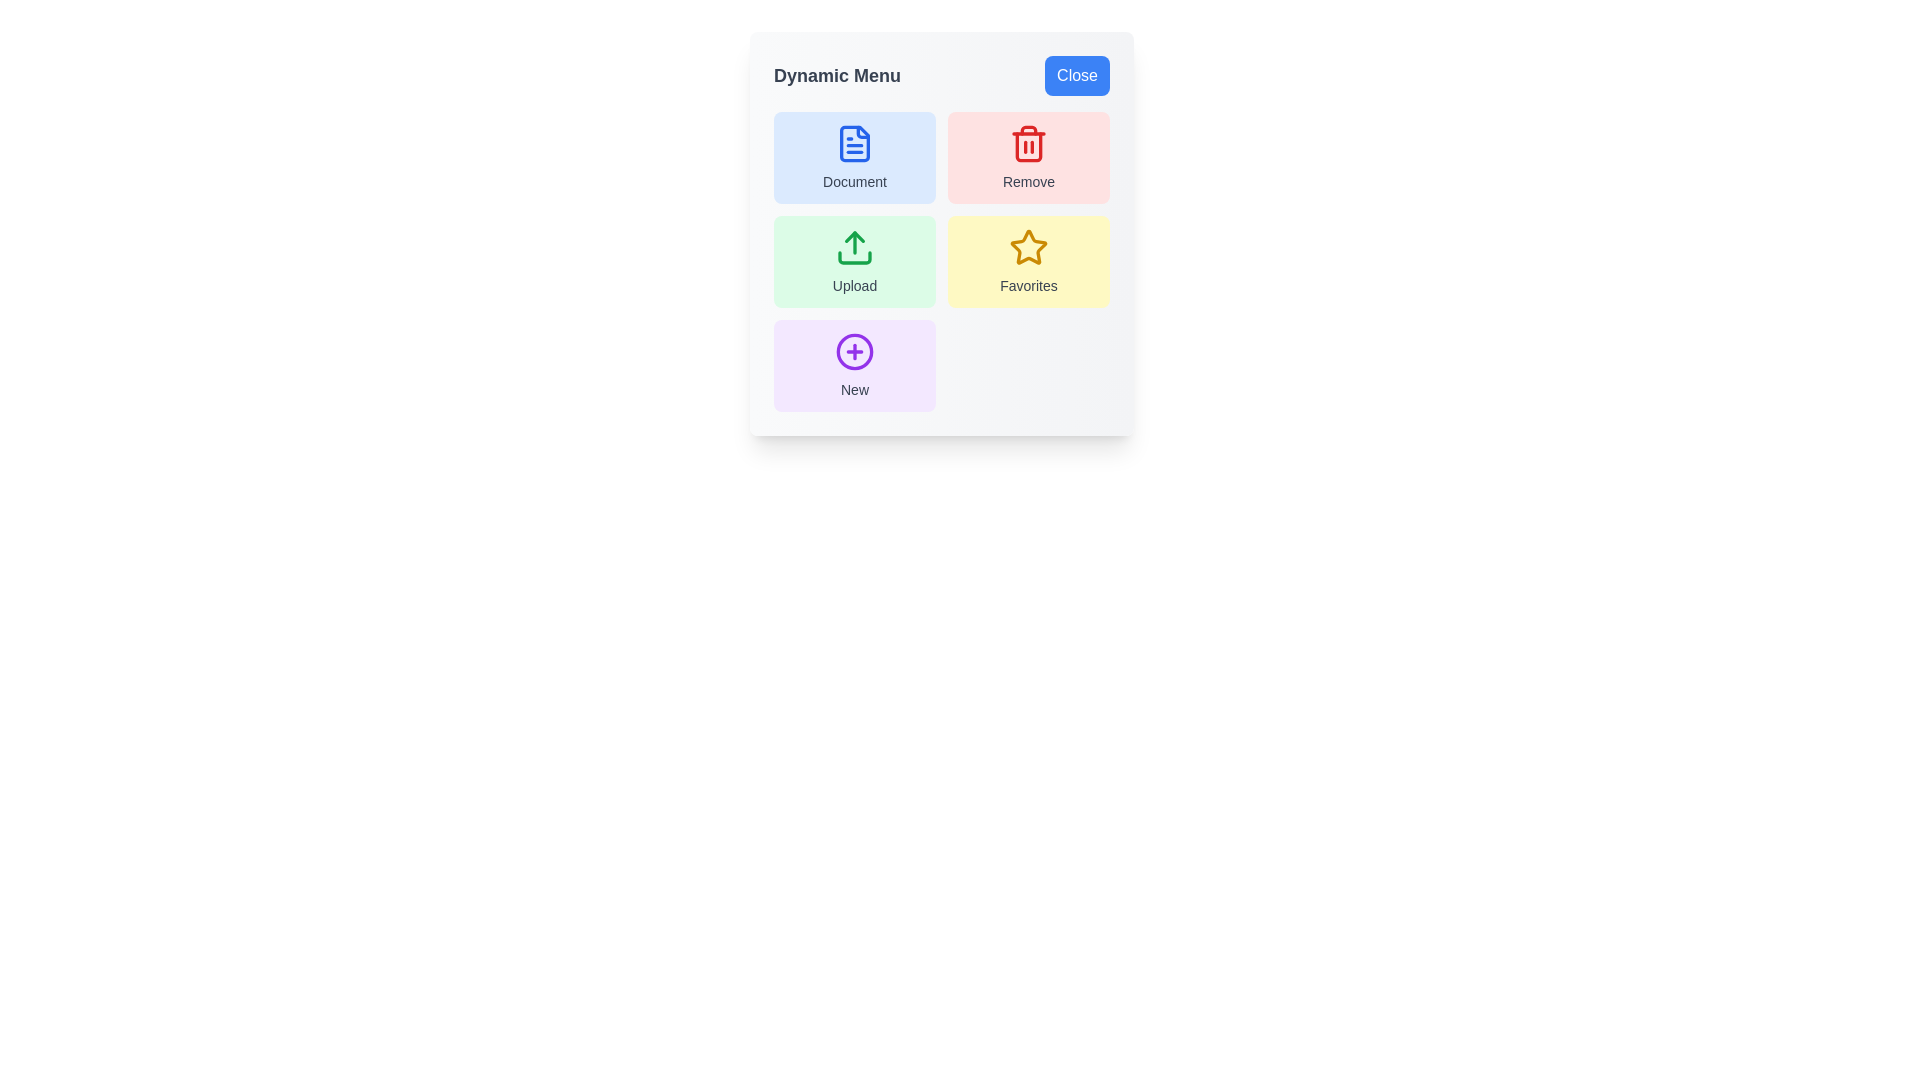  What do you see at coordinates (1028, 181) in the screenshot?
I see `the text label that indicates the functionality of the associated button for removing an item, which is located beneath a trash bin icon in the first row of a 3x2 grid layout` at bounding box center [1028, 181].